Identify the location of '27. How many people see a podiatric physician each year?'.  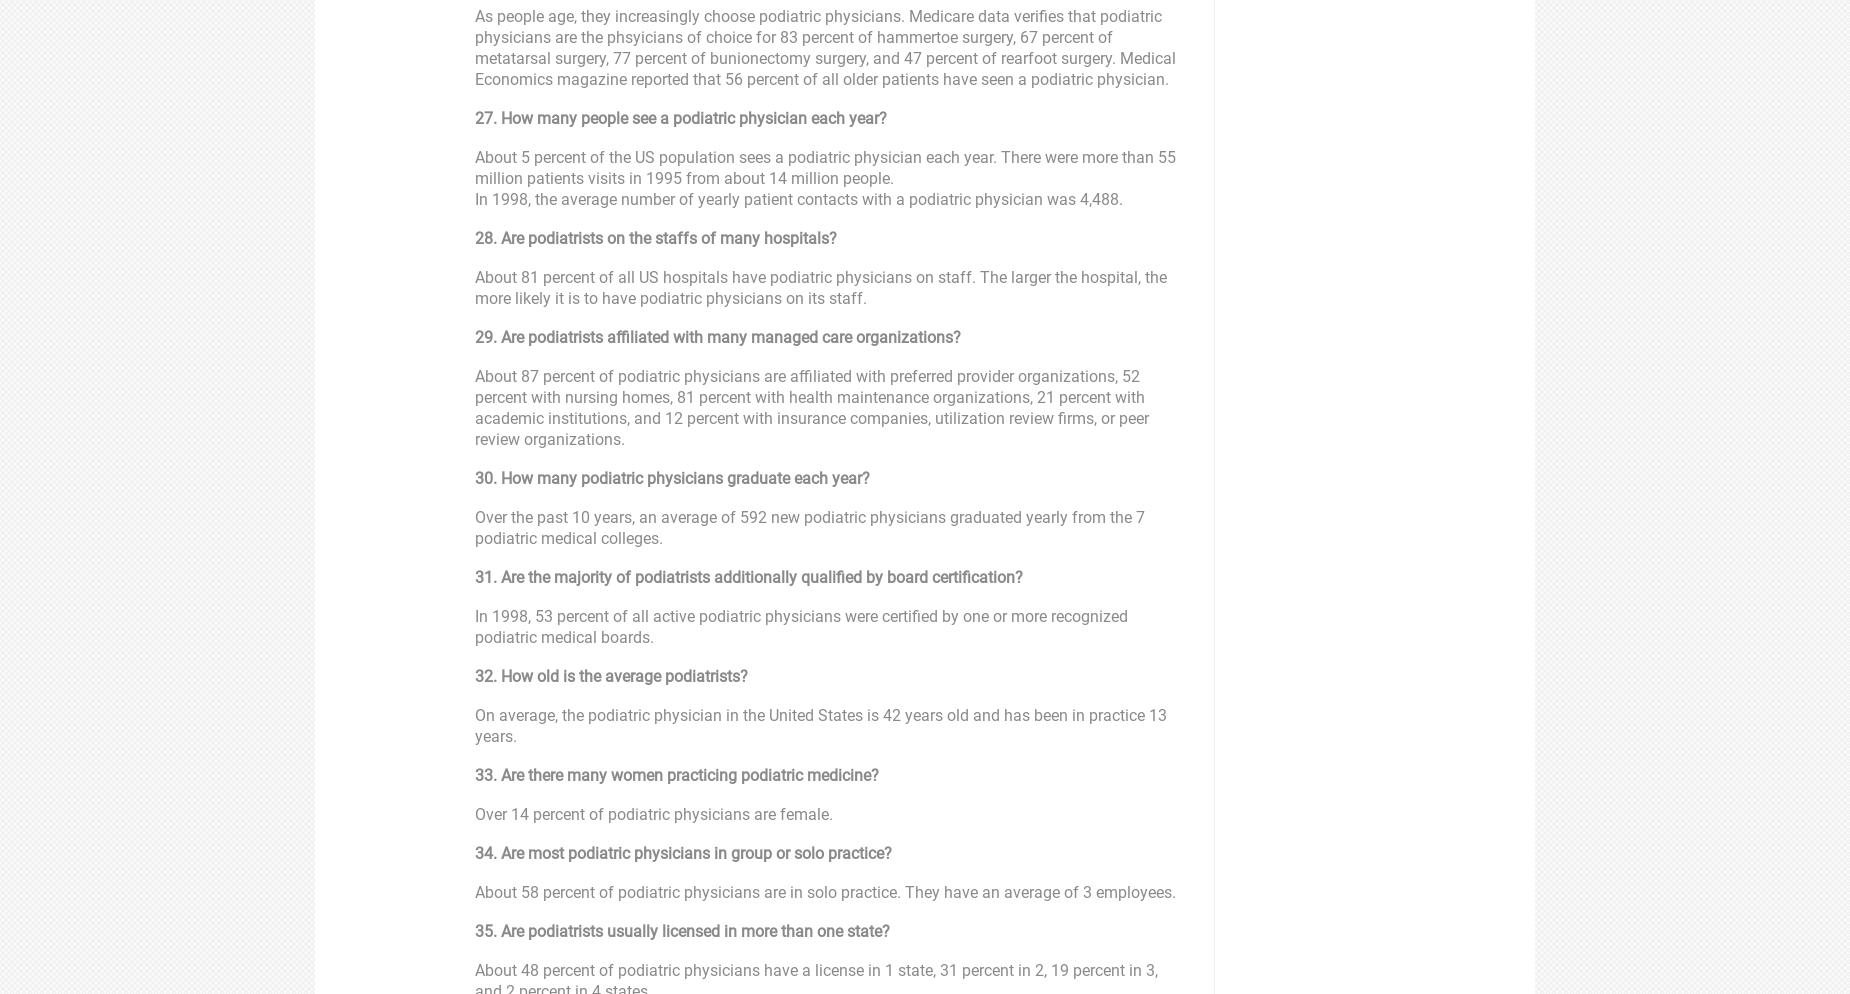
(680, 117).